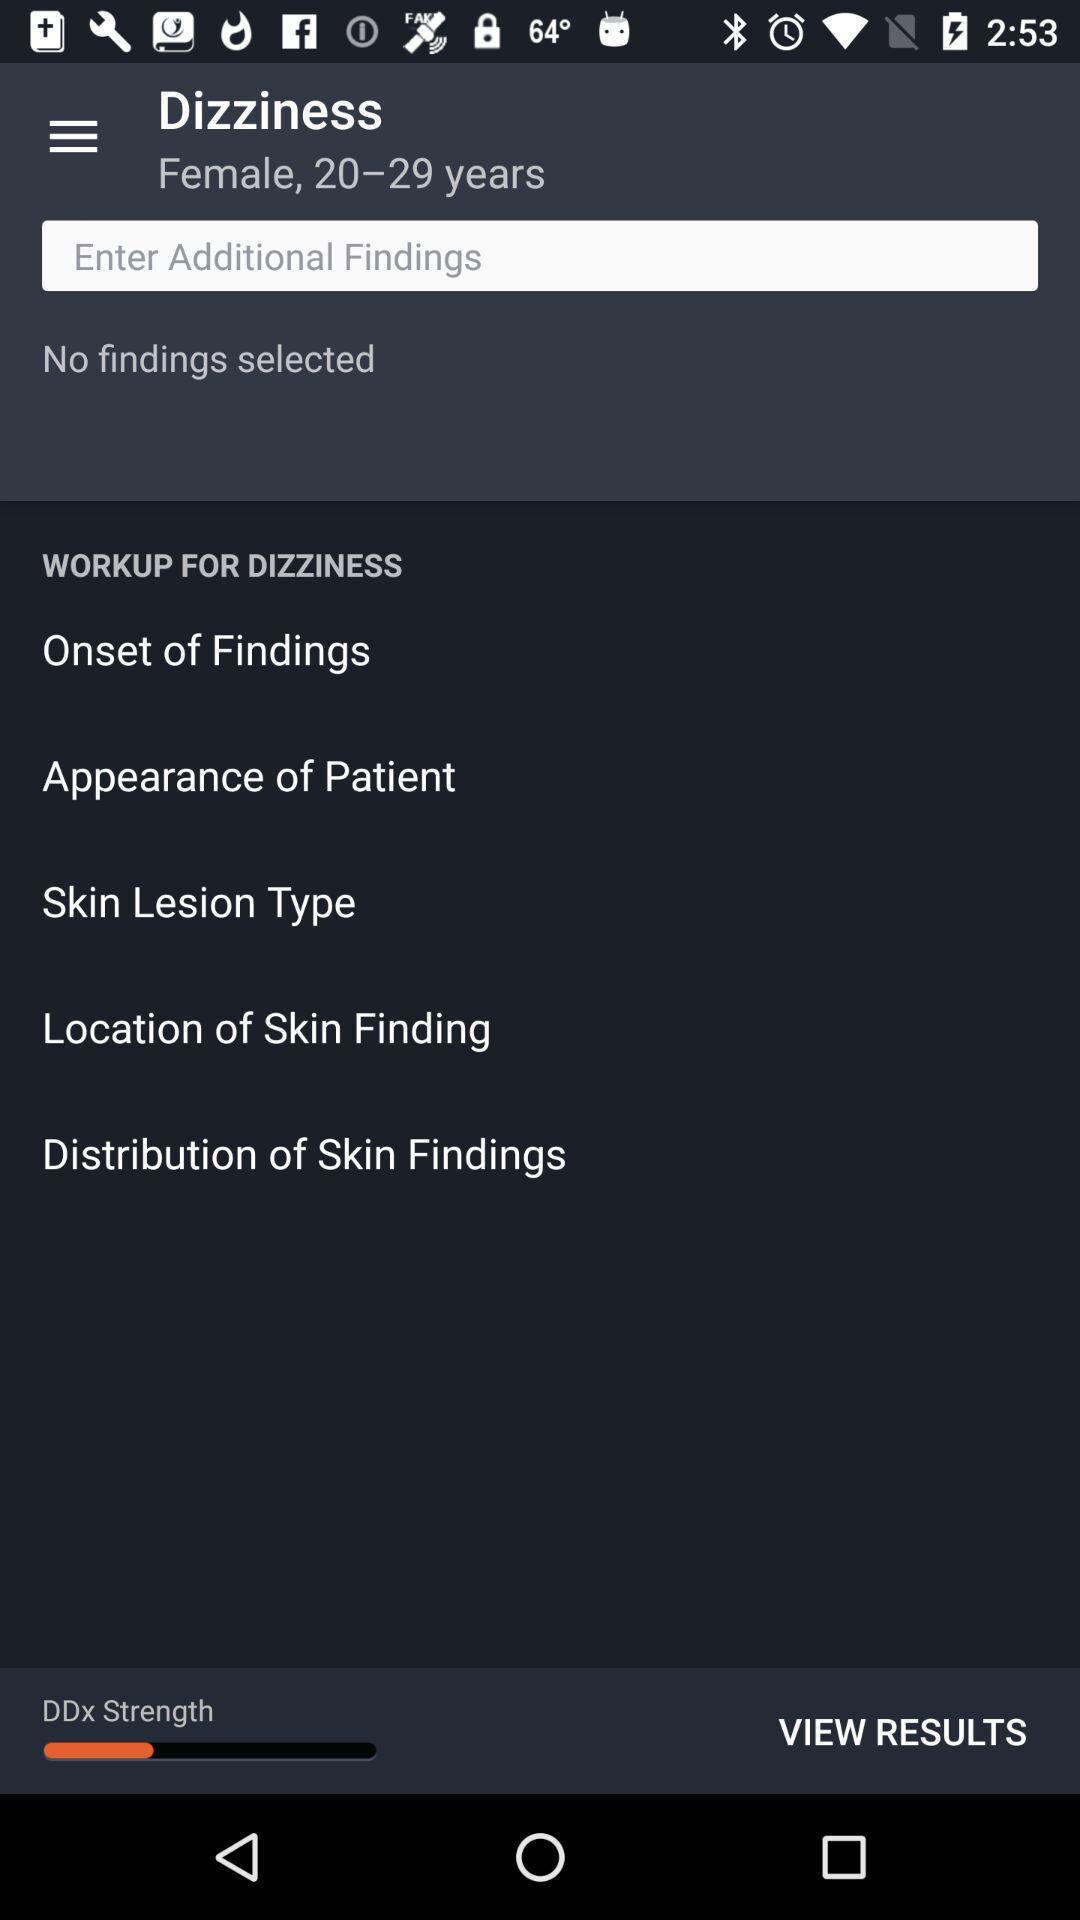 The height and width of the screenshot is (1920, 1080). What do you see at coordinates (72, 135) in the screenshot?
I see `item to the left of dizziness item` at bounding box center [72, 135].